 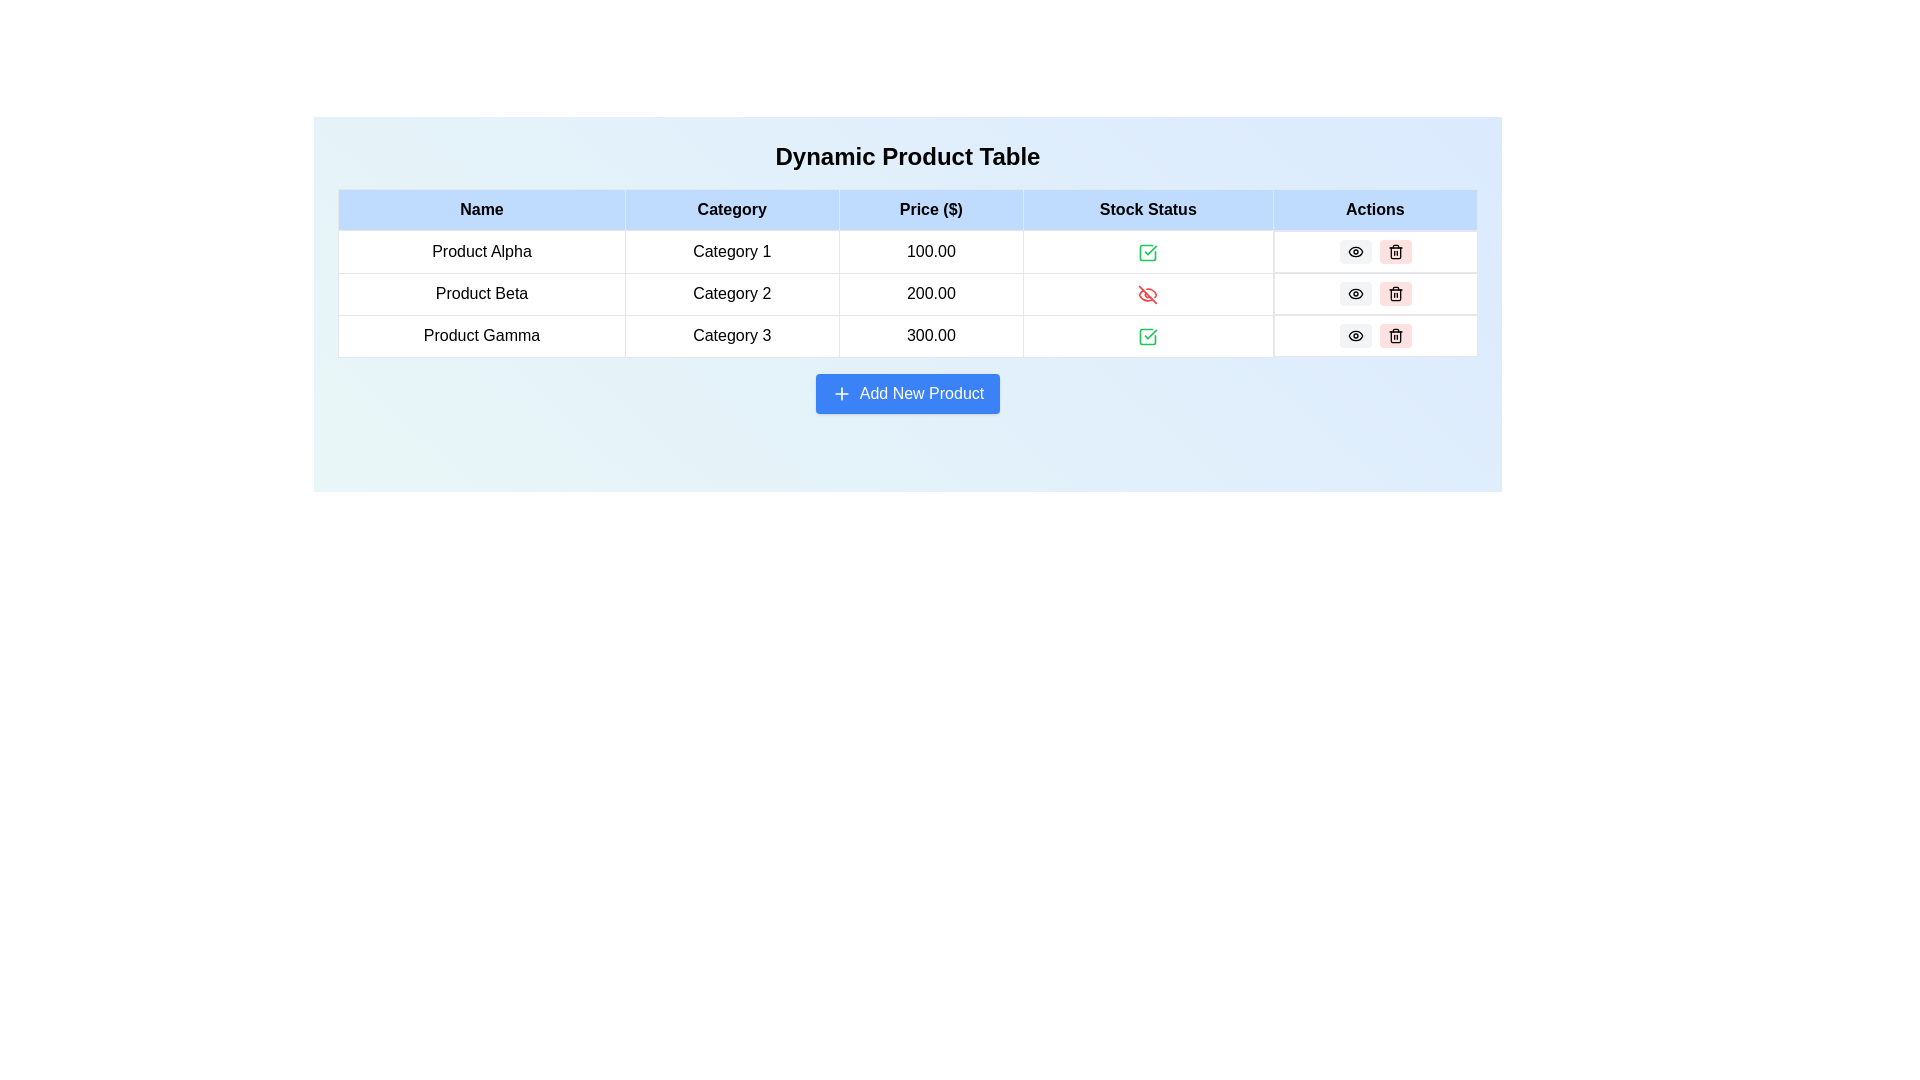 What do you see at coordinates (1355, 293) in the screenshot?
I see `the eye icon in the Actions column of the table, positioned in the first row, which indicates visibility or viewing actions` at bounding box center [1355, 293].